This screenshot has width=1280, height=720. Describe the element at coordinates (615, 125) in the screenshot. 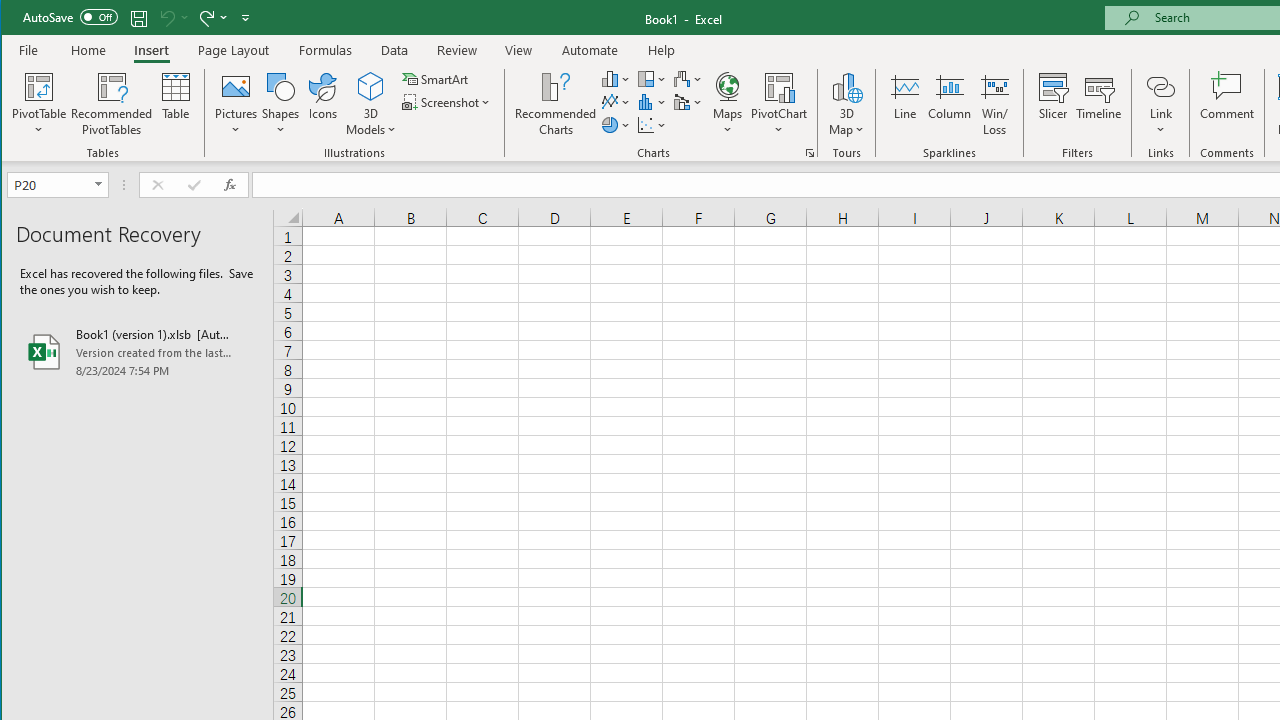

I see `'Insert Pie or Doughnut Chart'` at that location.